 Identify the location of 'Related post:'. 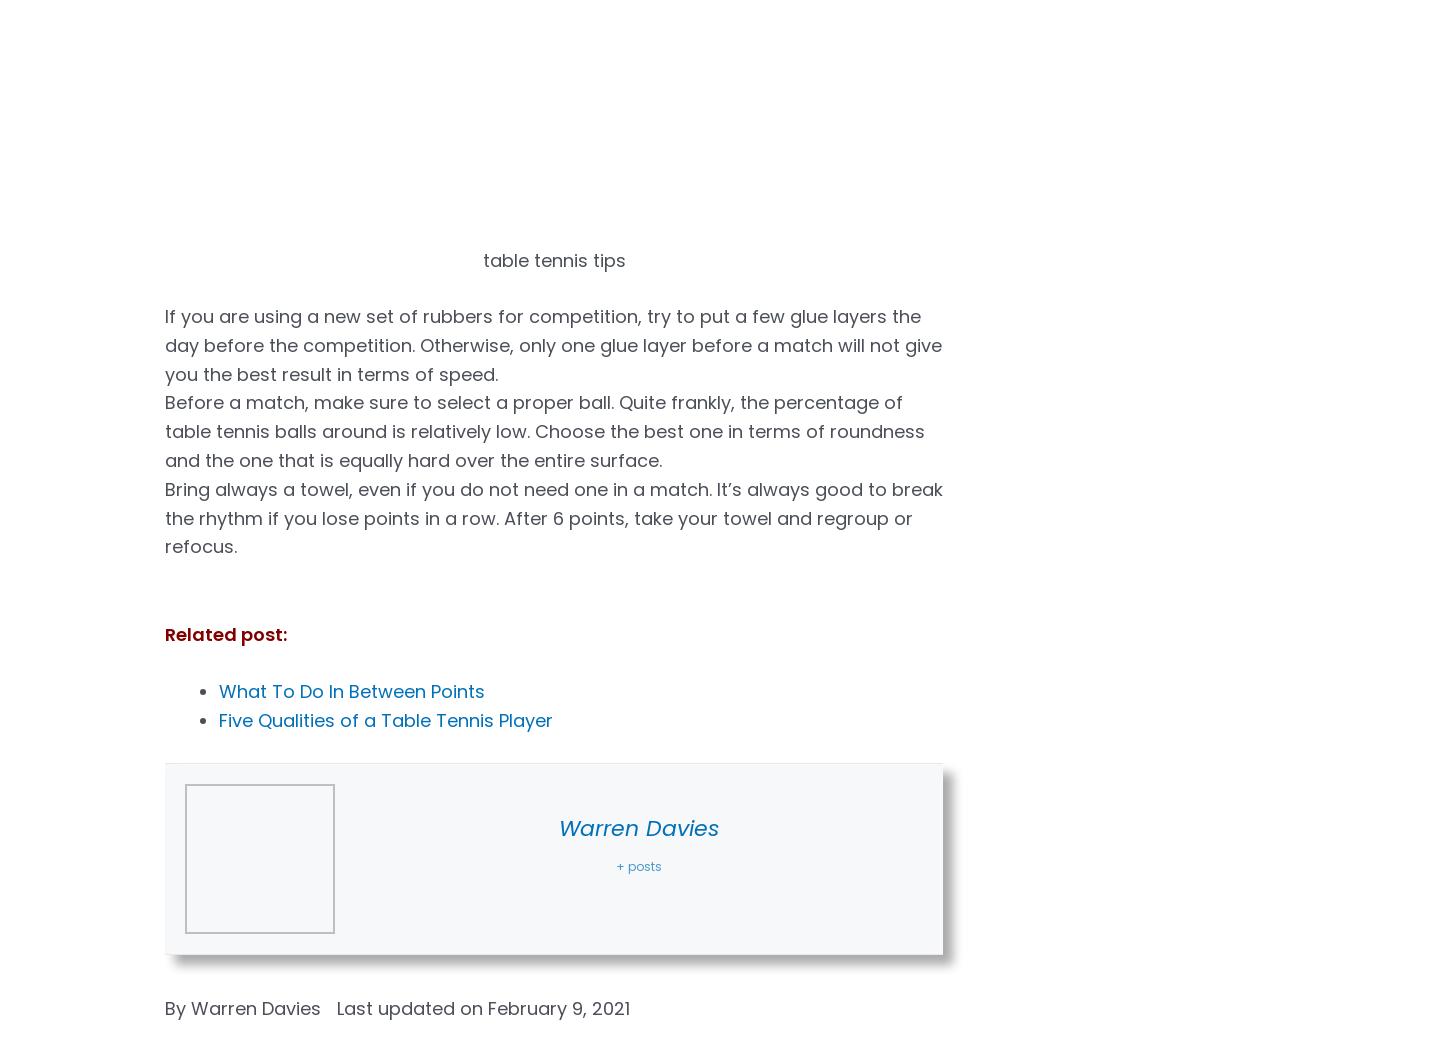
(225, 632).